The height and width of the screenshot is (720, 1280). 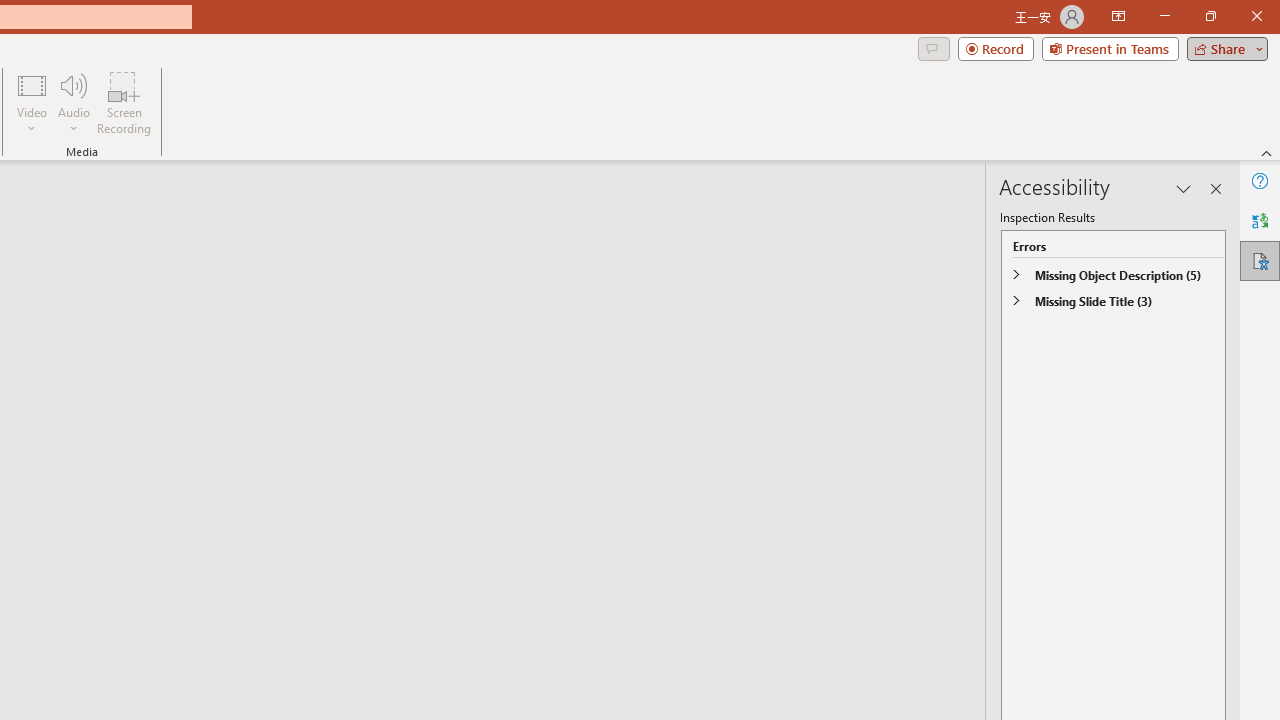 I want to click on 'Collapse the Ribbon', so click(x=1266, y=152).